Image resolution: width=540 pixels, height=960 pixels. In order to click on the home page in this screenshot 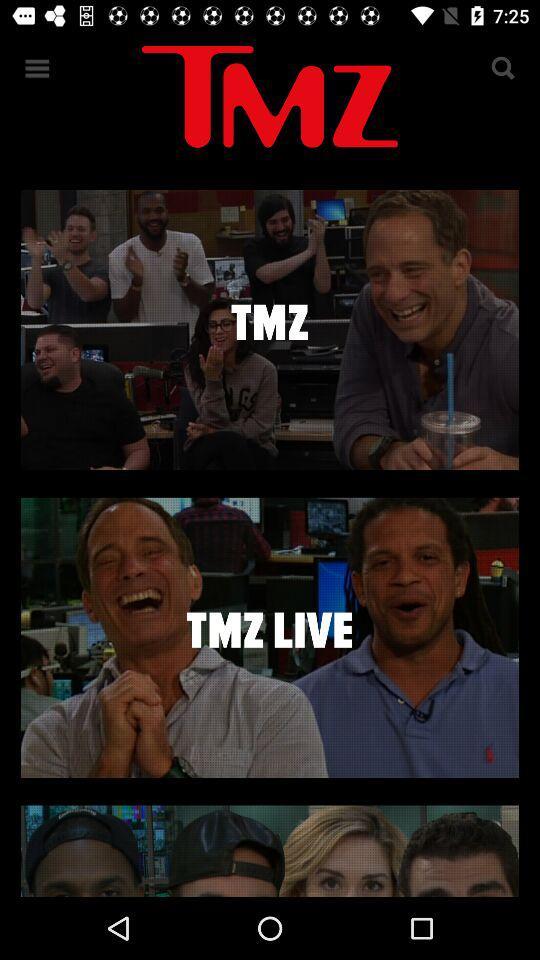, I will do `click(270, 100)`.